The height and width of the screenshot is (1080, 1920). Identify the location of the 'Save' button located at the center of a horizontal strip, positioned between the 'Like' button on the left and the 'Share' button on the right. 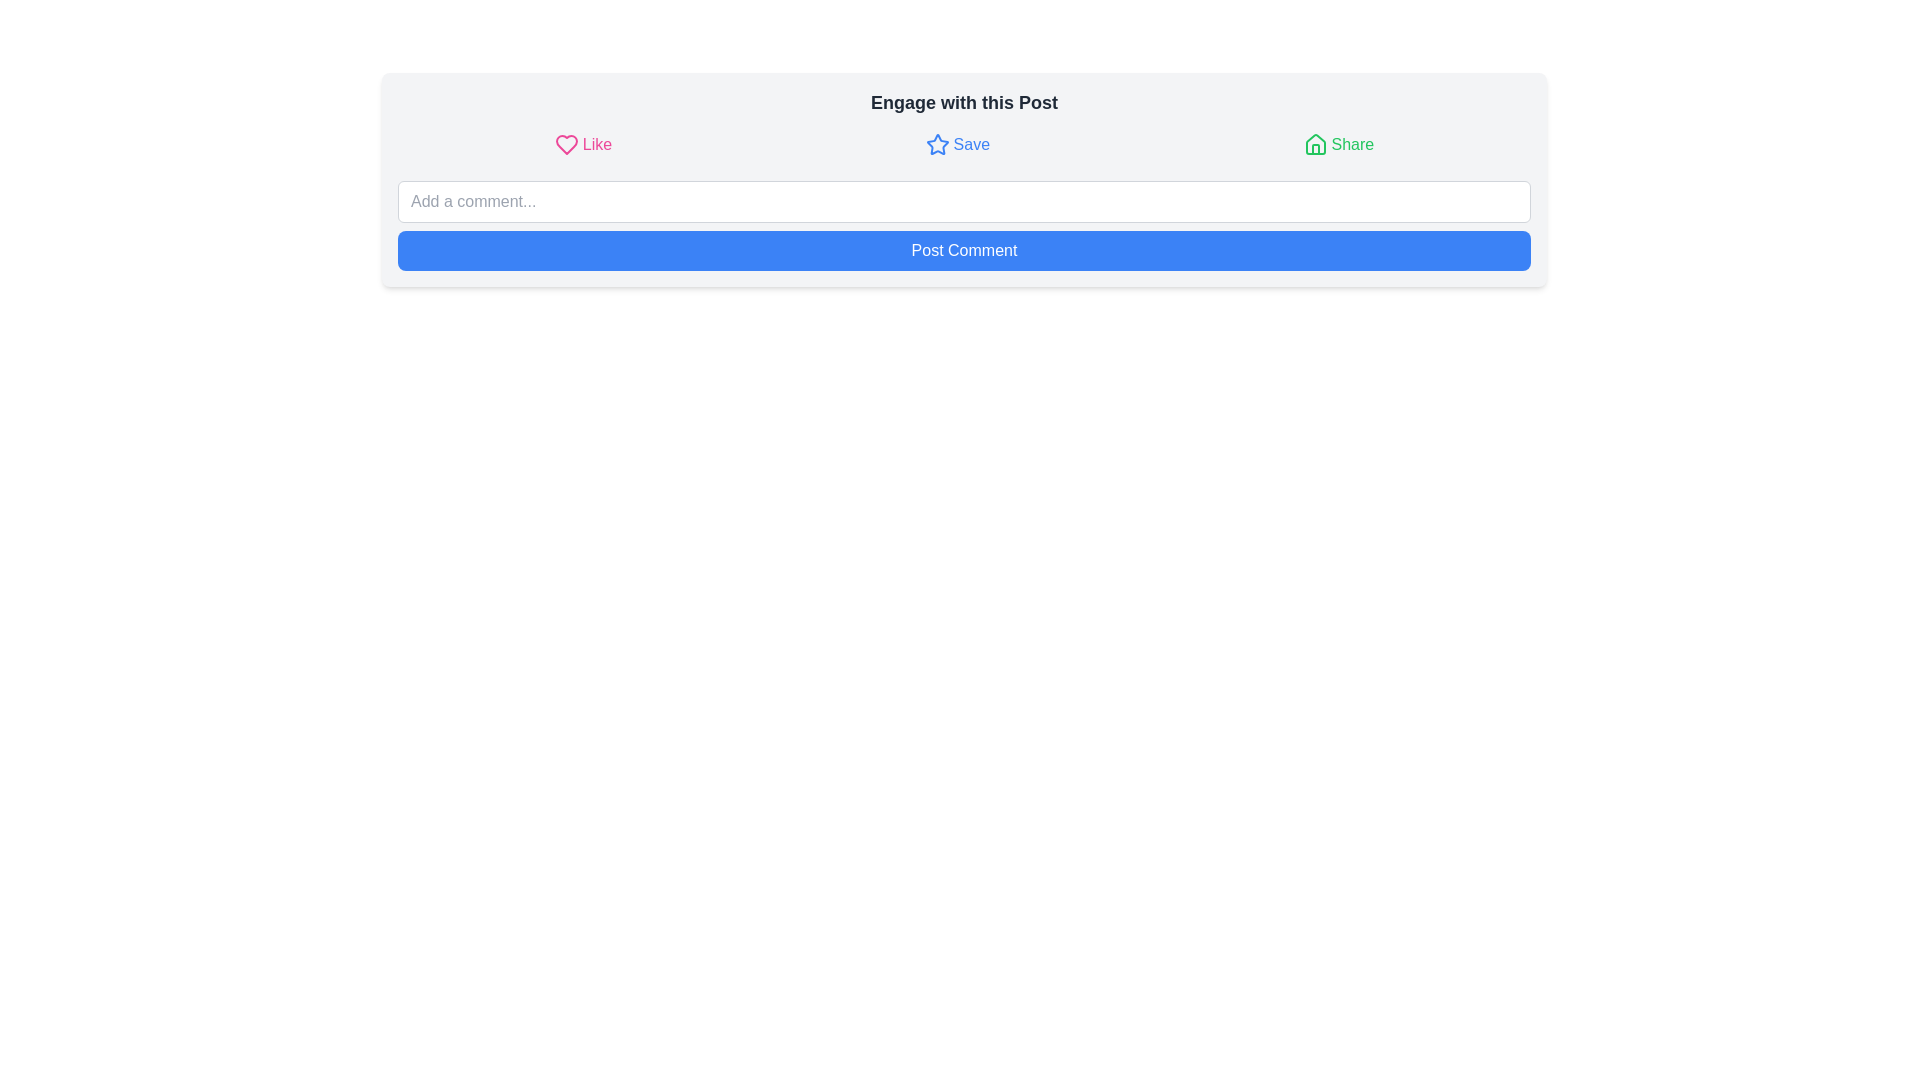
(956, 144).